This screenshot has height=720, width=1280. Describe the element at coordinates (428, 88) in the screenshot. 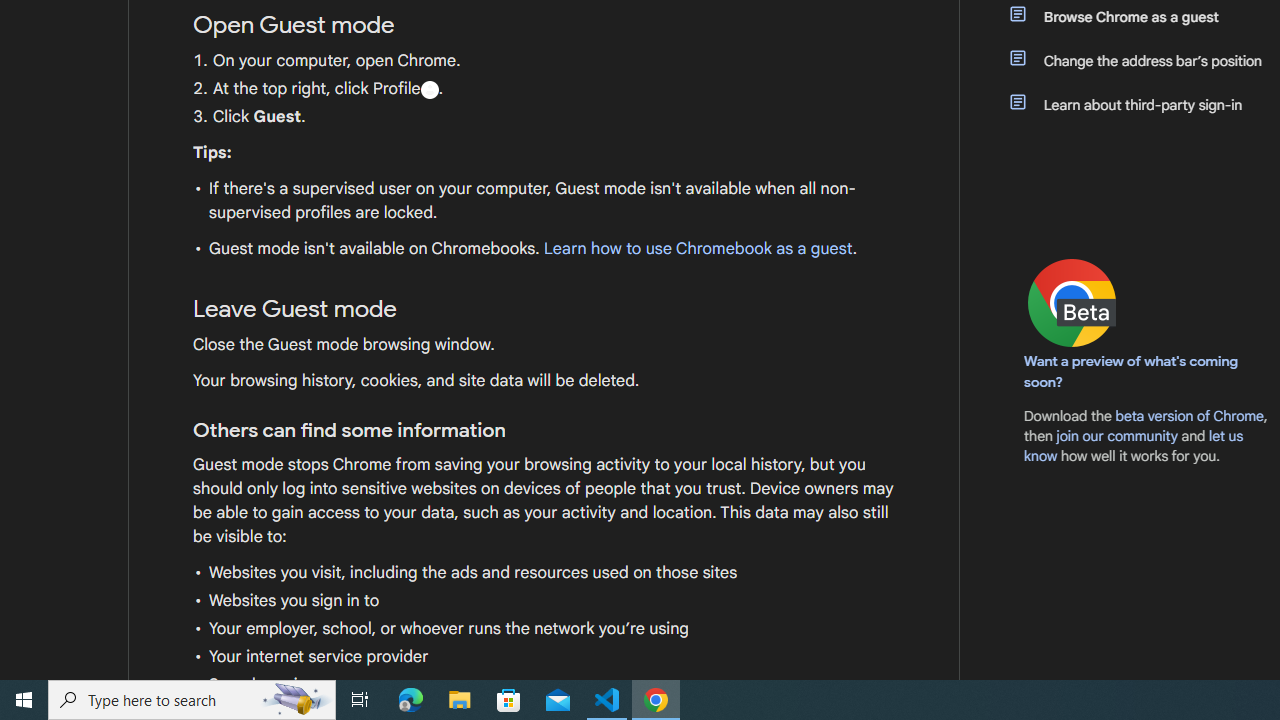

I see `'Profile'` at that location.